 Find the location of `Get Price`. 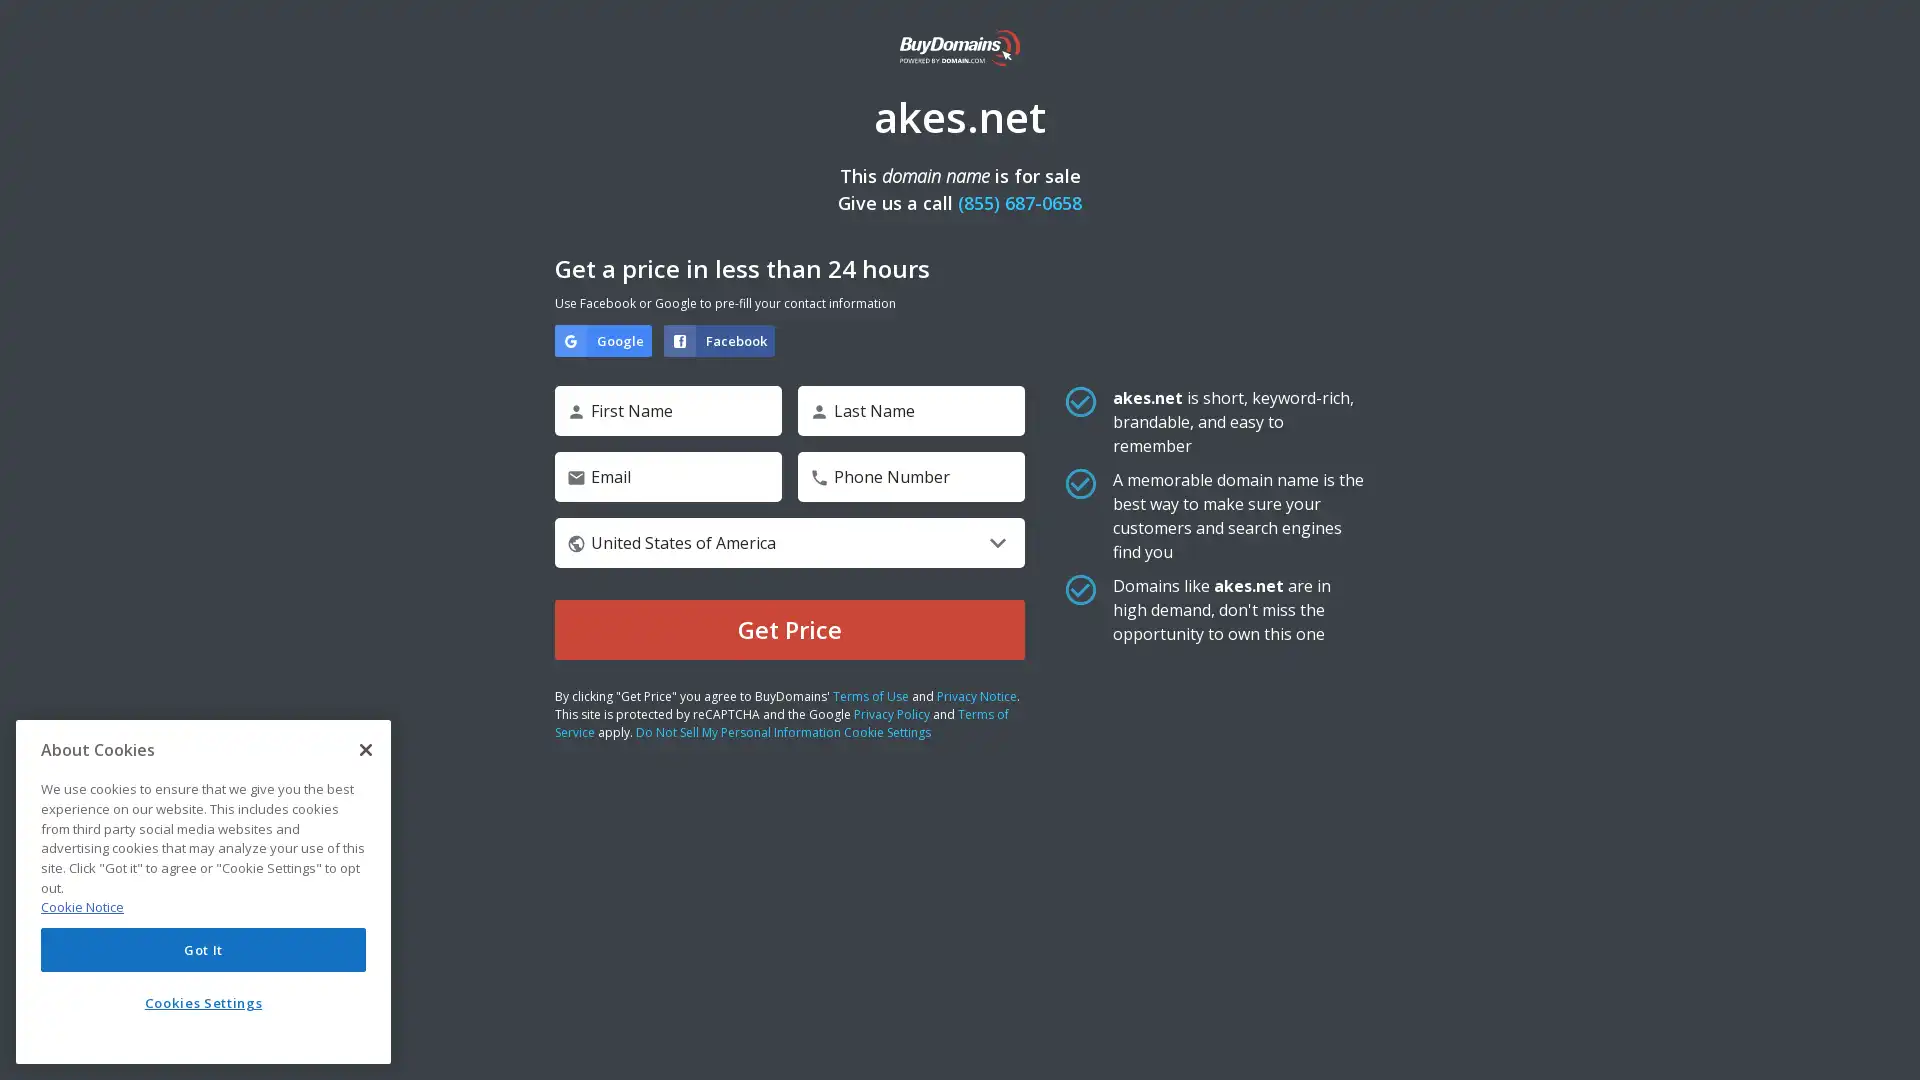

Get Price is located at coordinates (789, 628).